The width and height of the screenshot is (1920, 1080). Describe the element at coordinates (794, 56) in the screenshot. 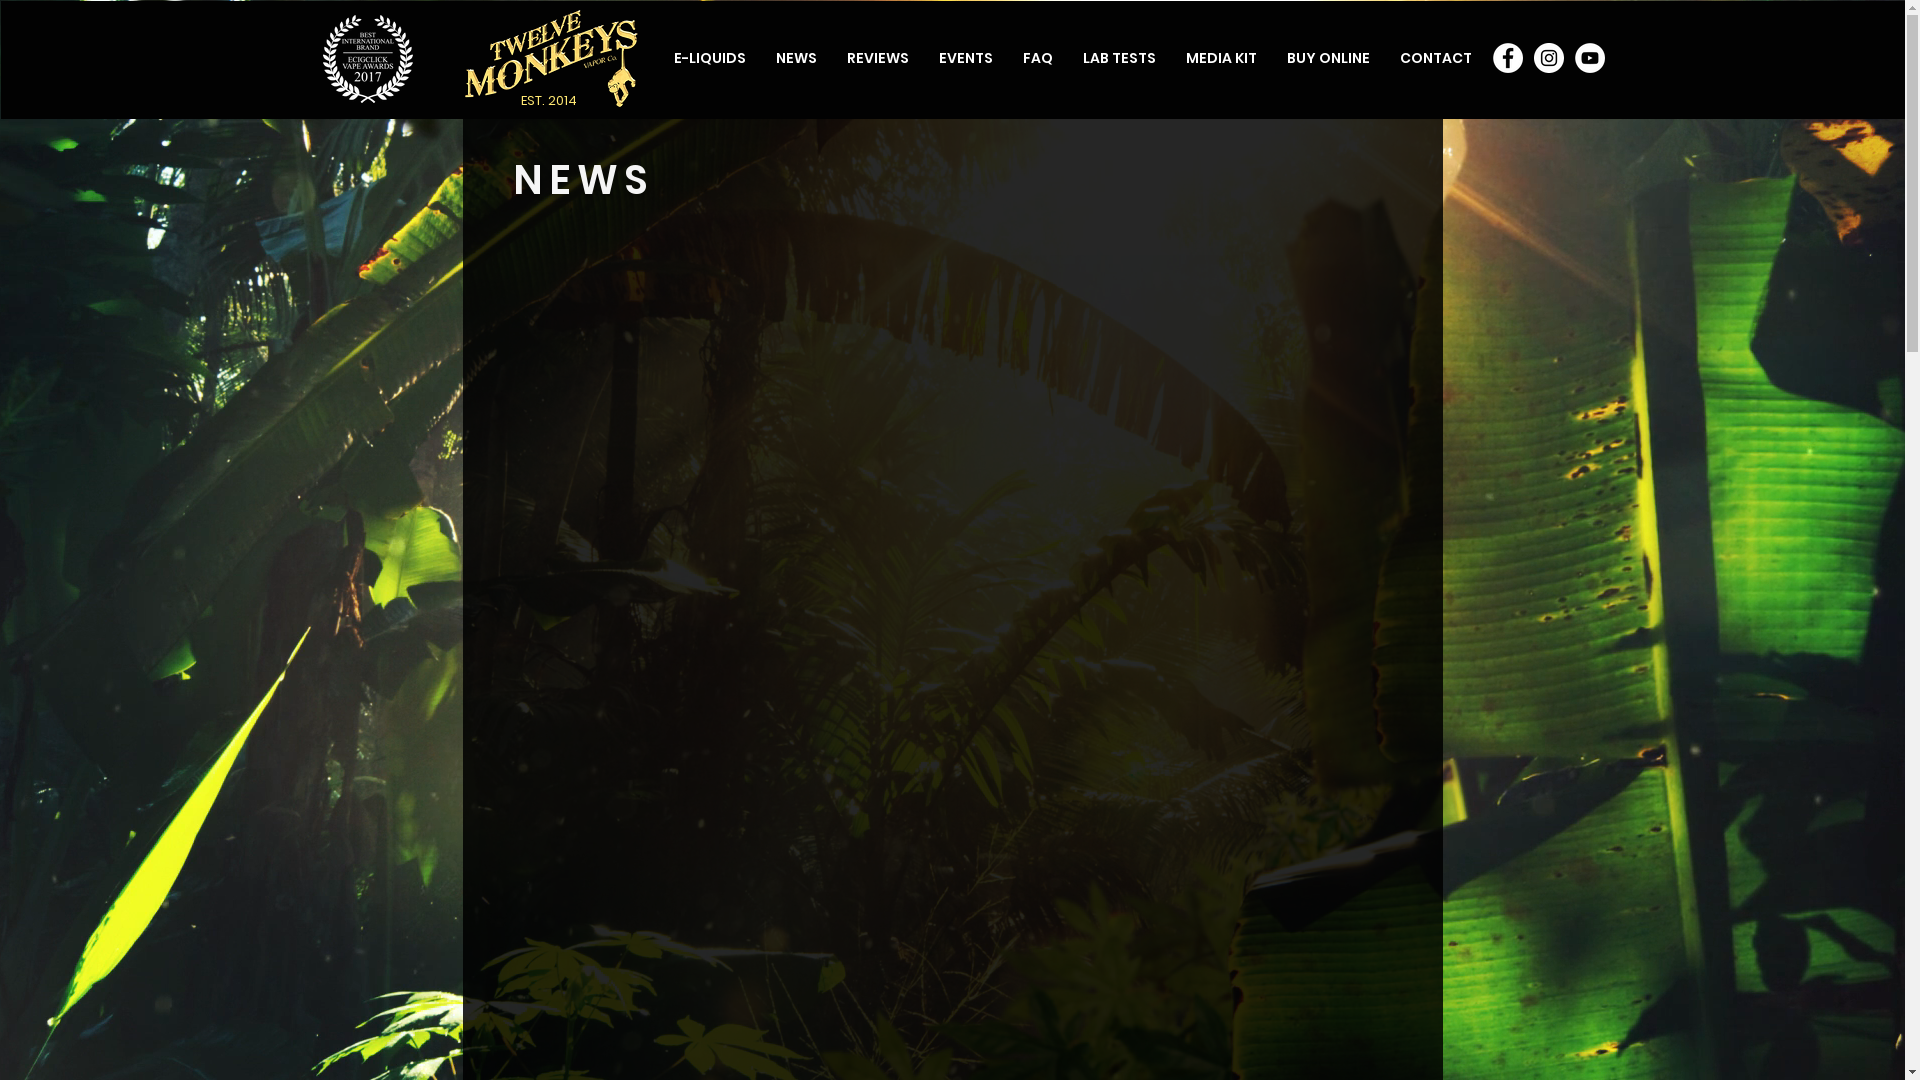

I see `'NEWS'` at that location.